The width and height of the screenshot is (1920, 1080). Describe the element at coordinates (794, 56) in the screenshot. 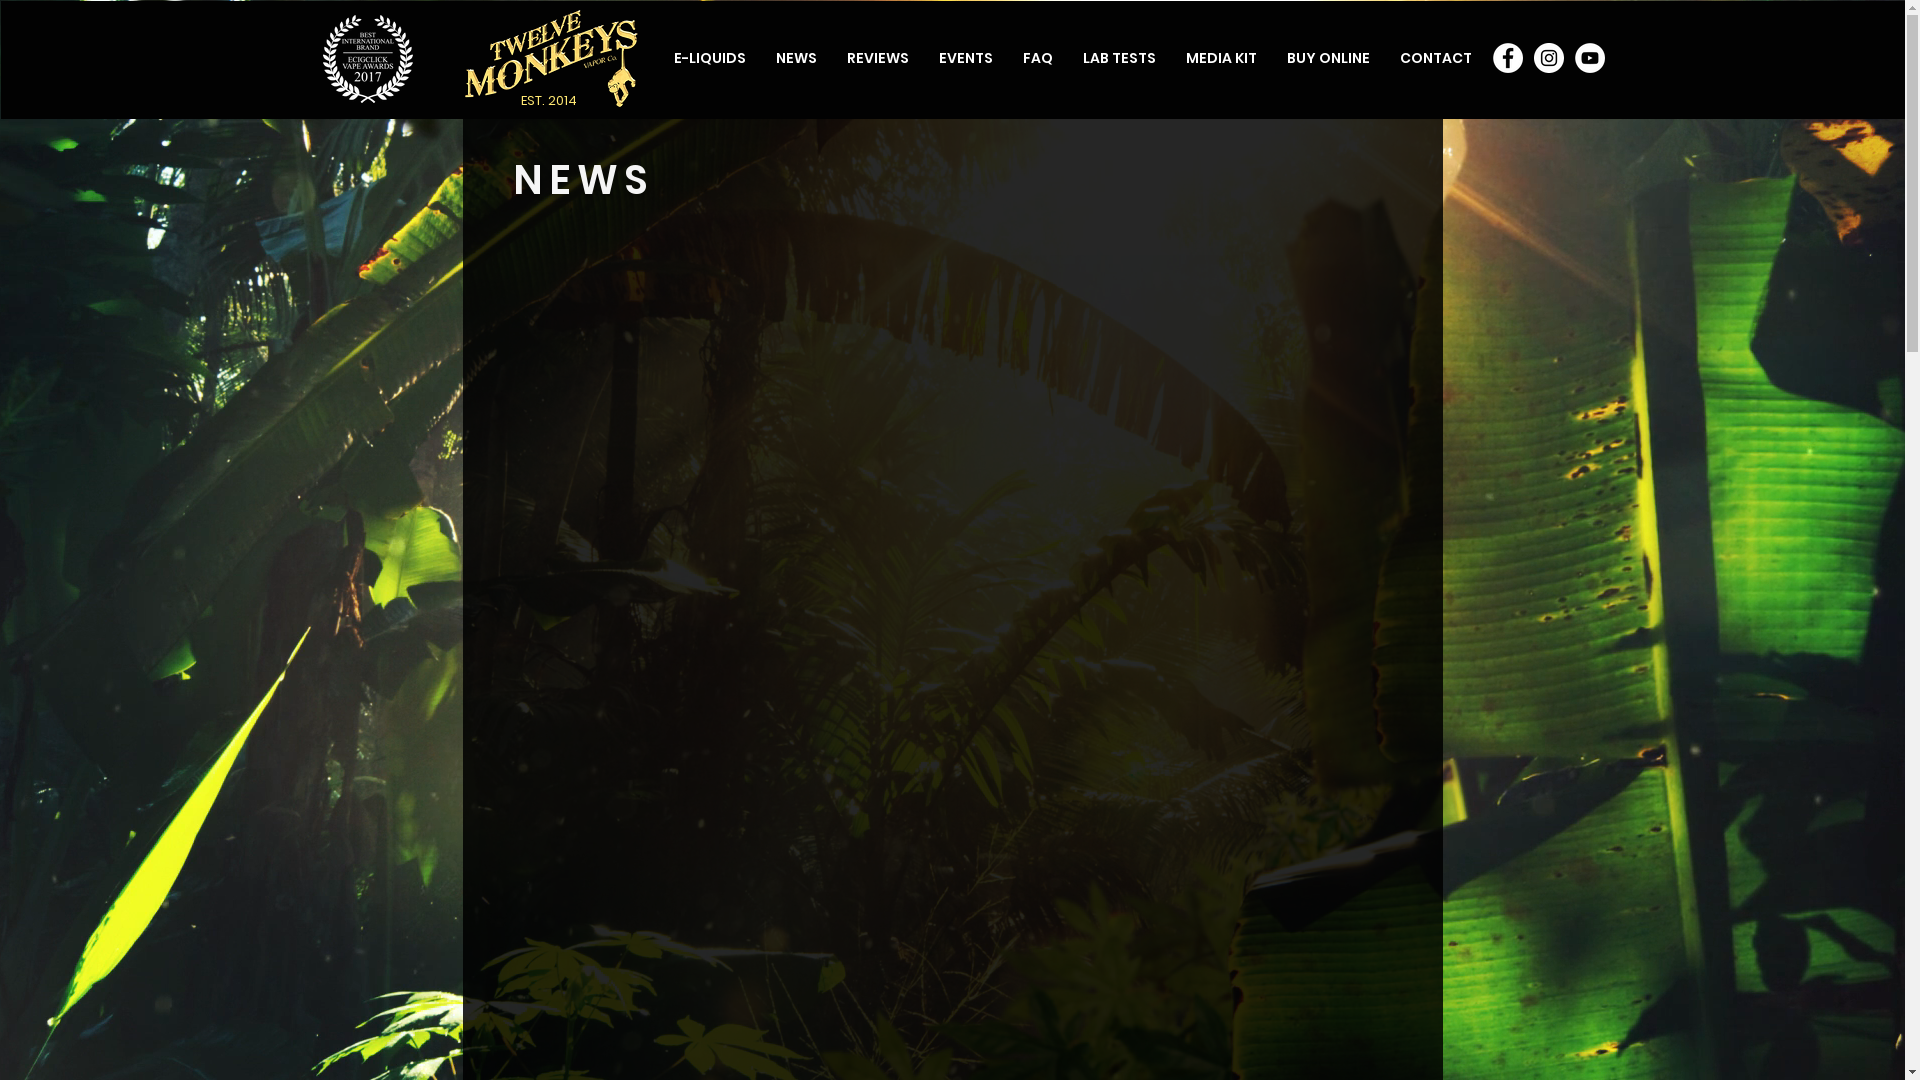

I see `'NEWS'` at that location.